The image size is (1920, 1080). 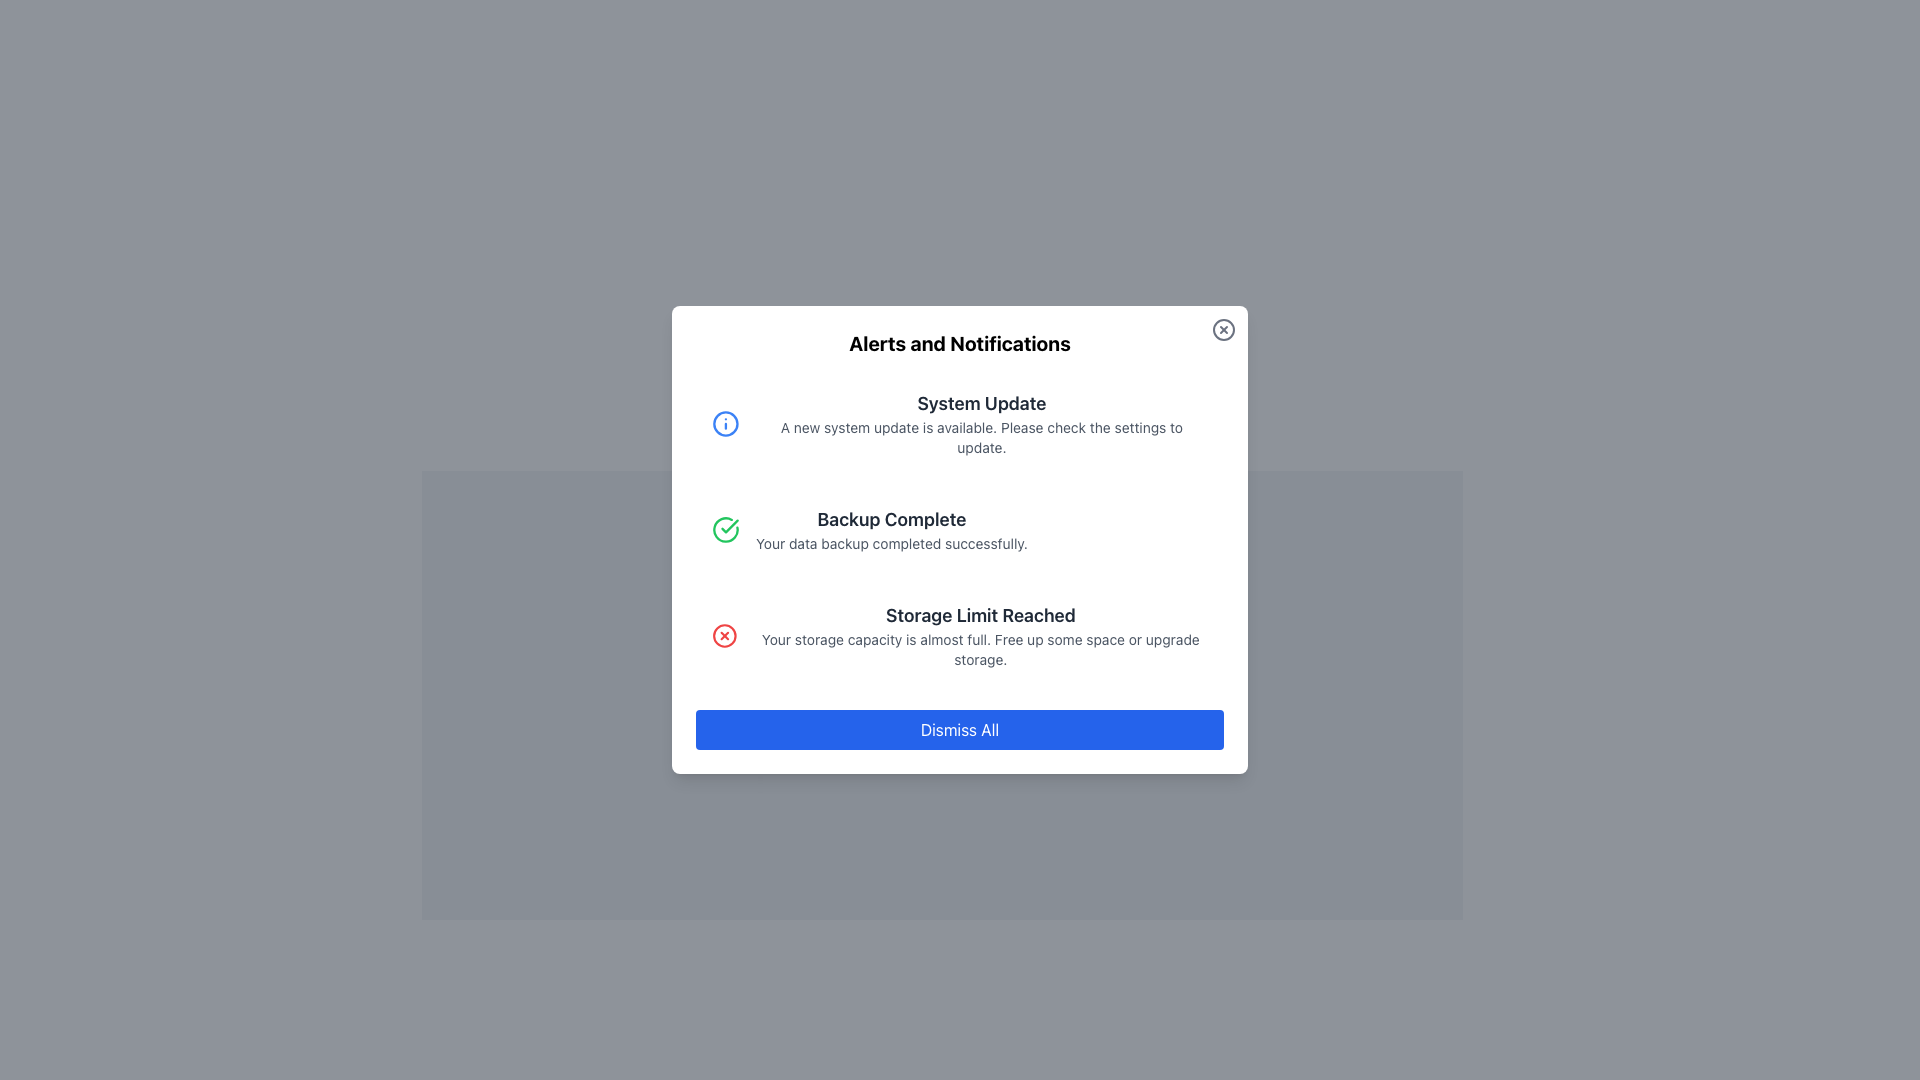 I want to click on the close button located at the top-right corner of the notification modal, which is positioned above the header text 'Alerts and Notifications', so click(x=1223, y=329).